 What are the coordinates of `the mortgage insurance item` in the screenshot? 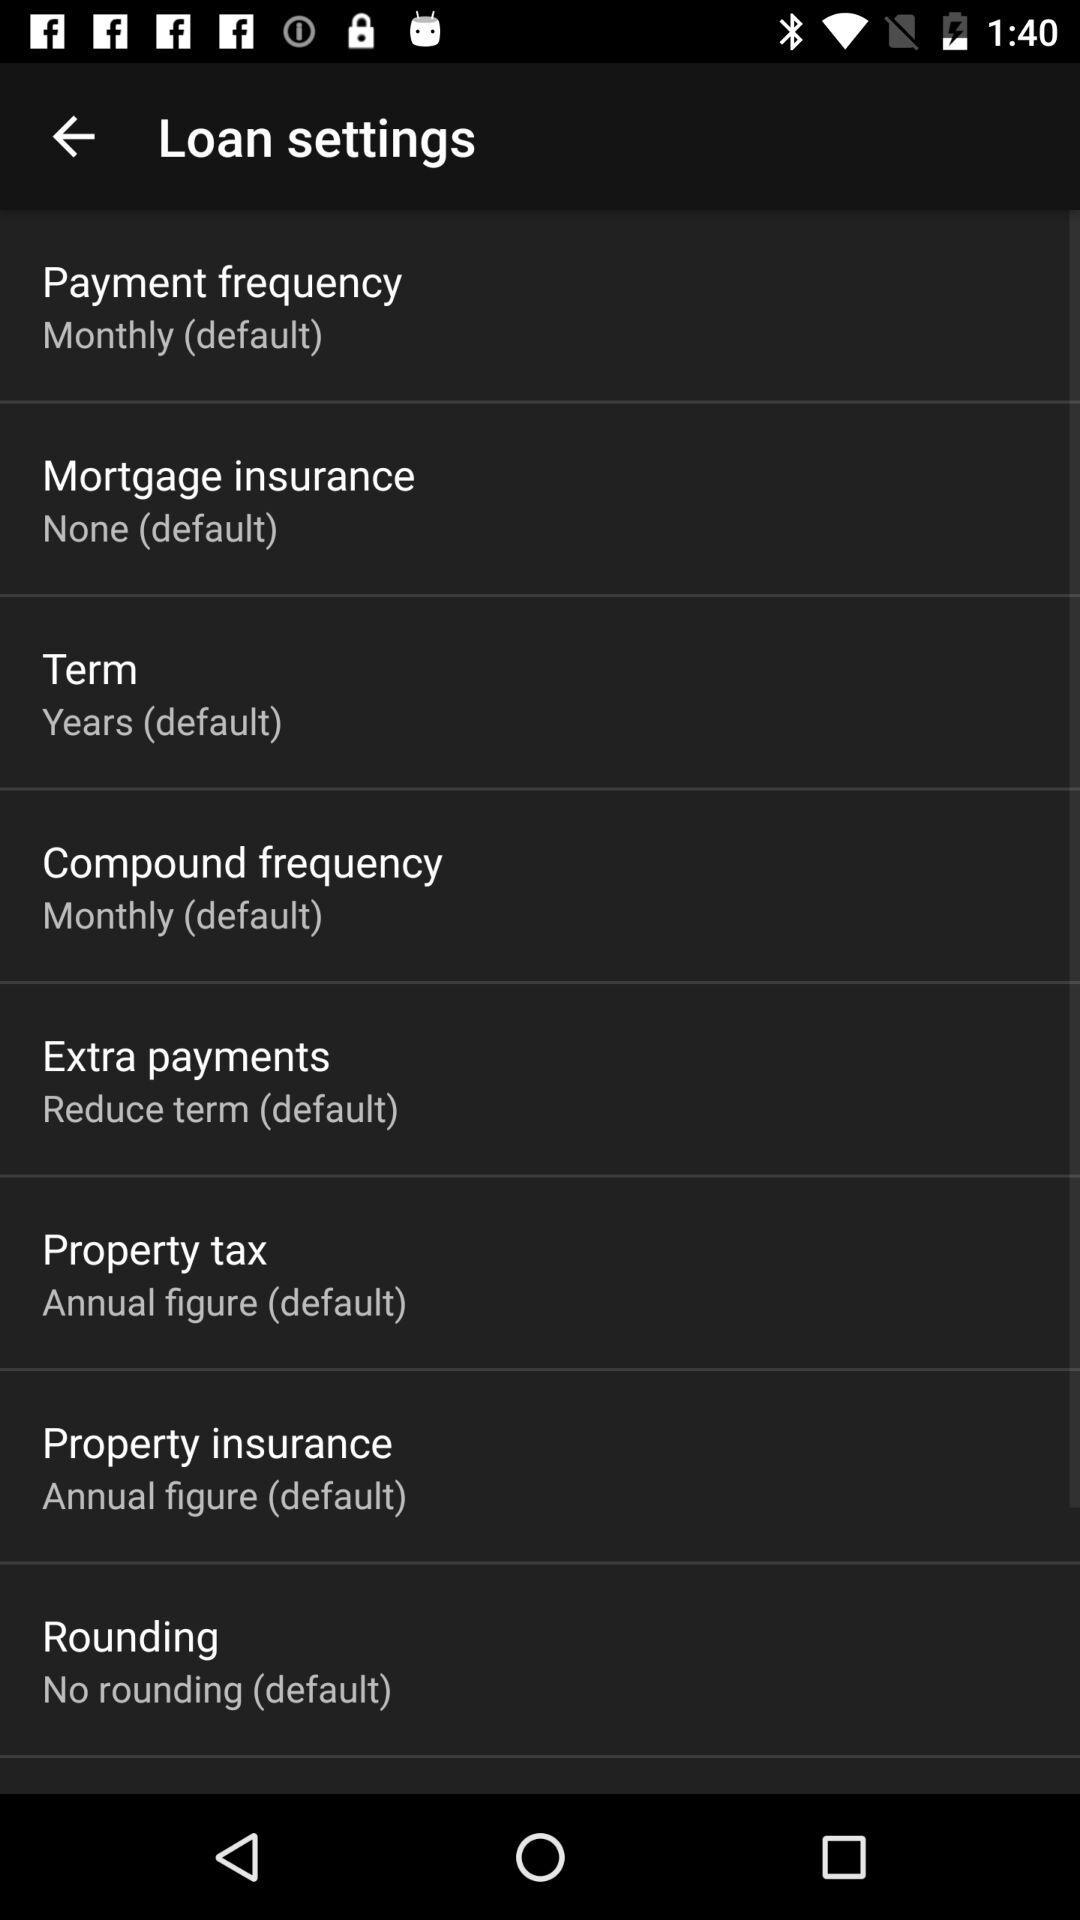 It's located at (227, 473).